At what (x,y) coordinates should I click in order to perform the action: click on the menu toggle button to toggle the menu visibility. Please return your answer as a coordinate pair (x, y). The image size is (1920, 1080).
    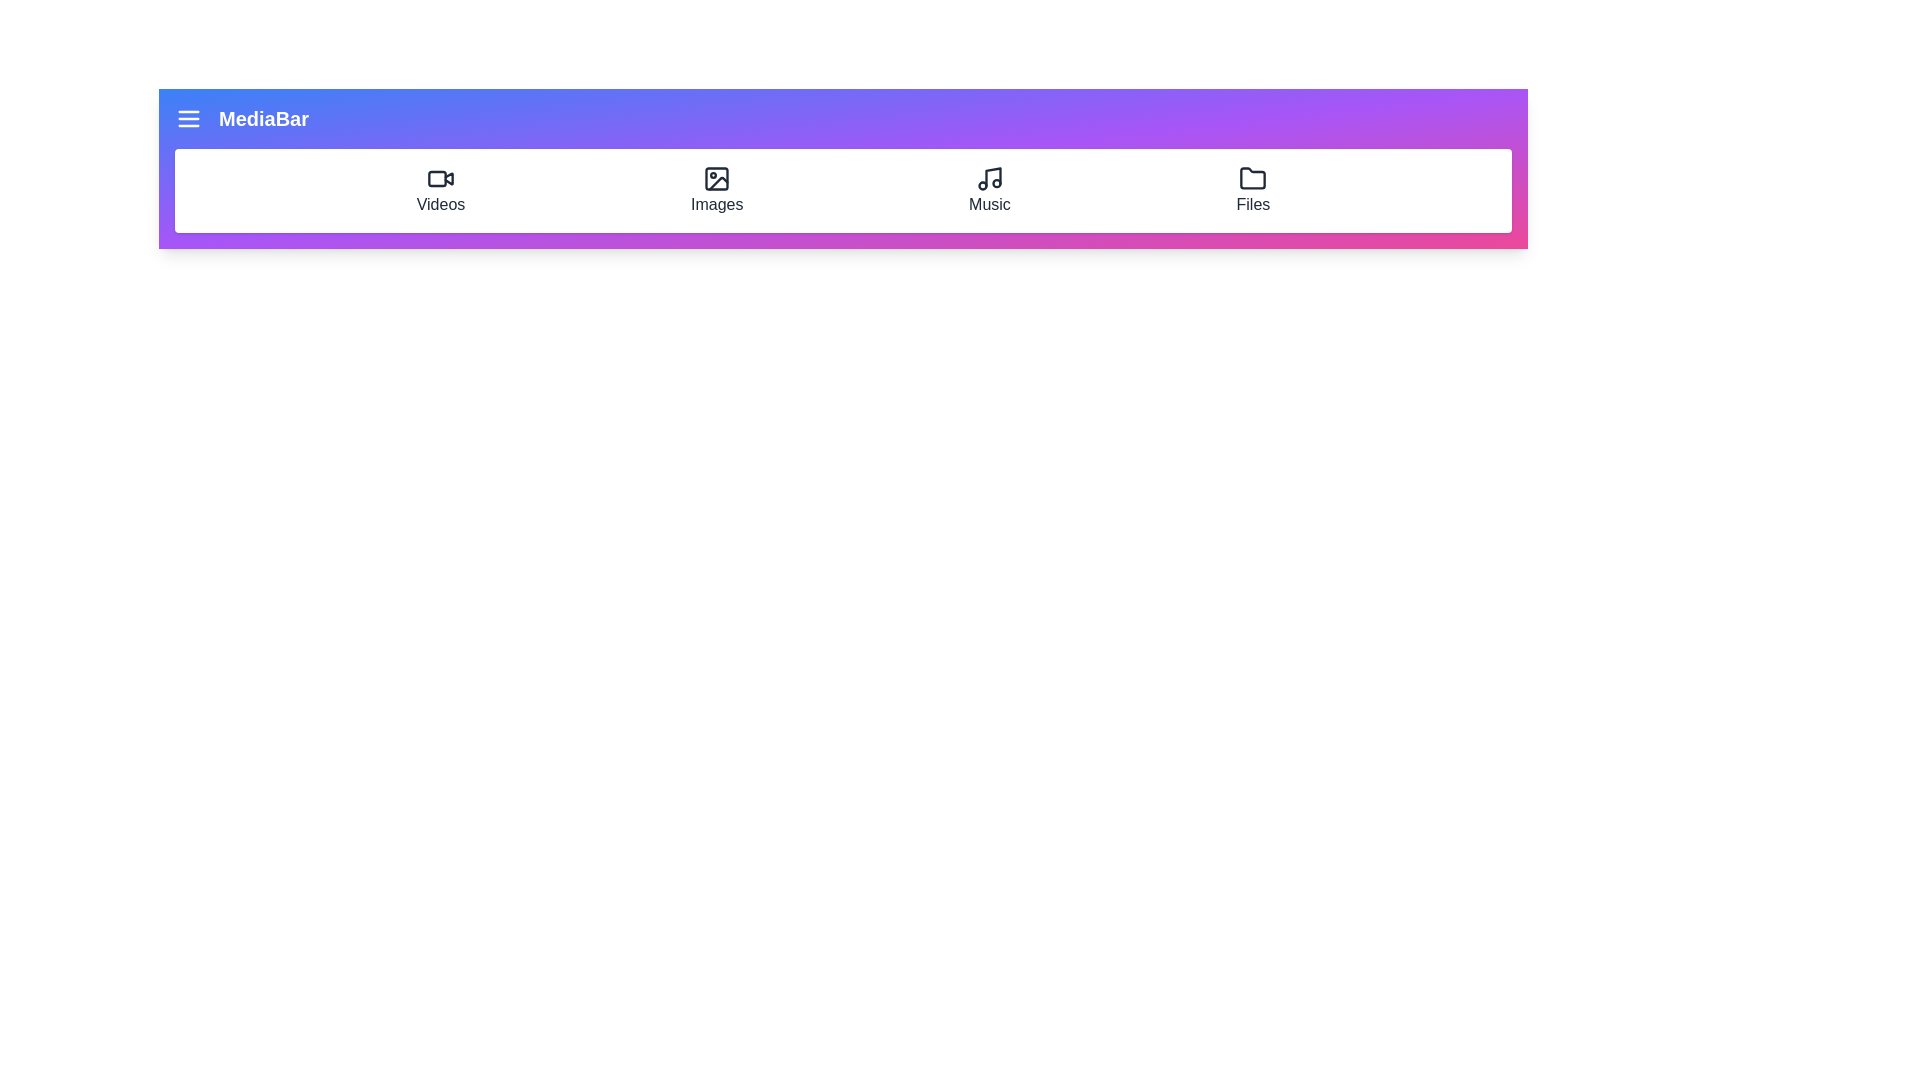
    Looking at the image, I should click on (188, 119).